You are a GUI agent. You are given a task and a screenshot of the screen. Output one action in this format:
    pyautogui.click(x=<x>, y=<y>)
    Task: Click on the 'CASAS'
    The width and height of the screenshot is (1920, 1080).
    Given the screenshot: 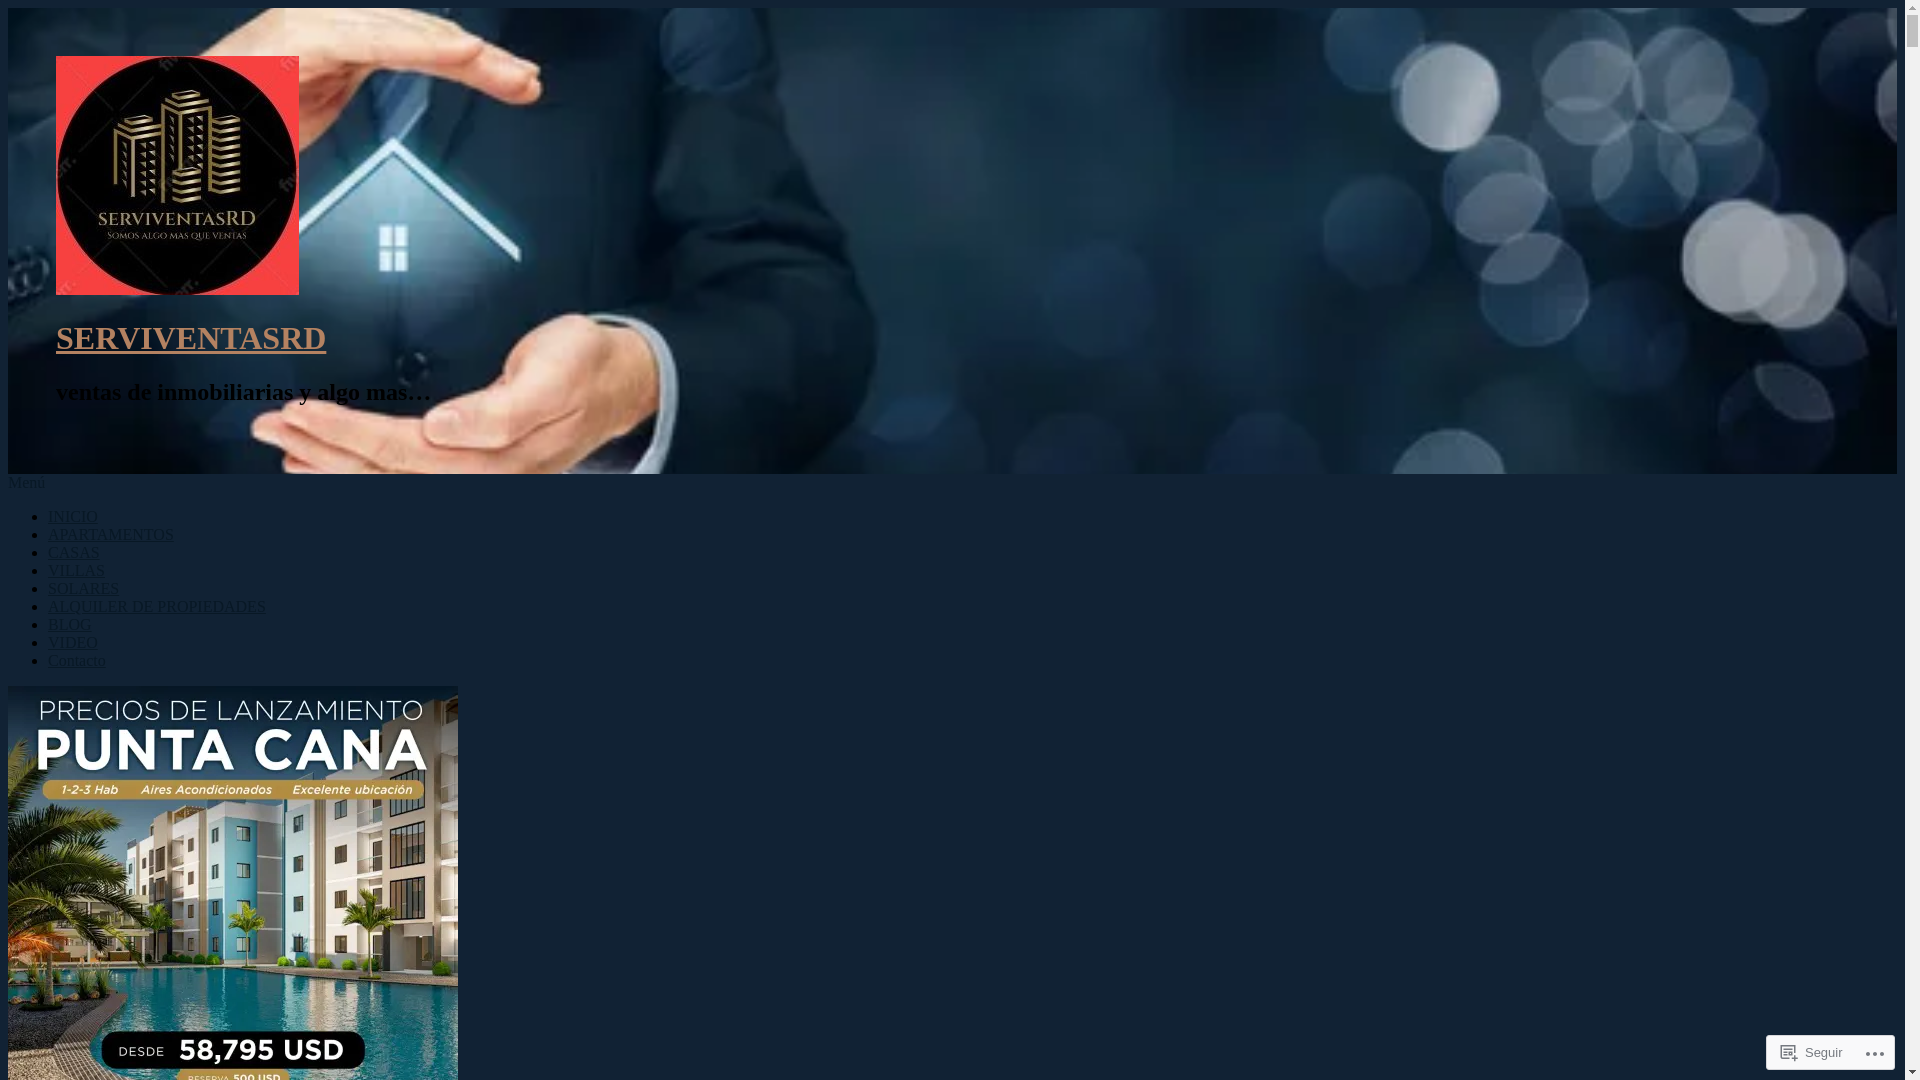 What is the action you would take?
    pyautogui.click(x=48, y=552)
    